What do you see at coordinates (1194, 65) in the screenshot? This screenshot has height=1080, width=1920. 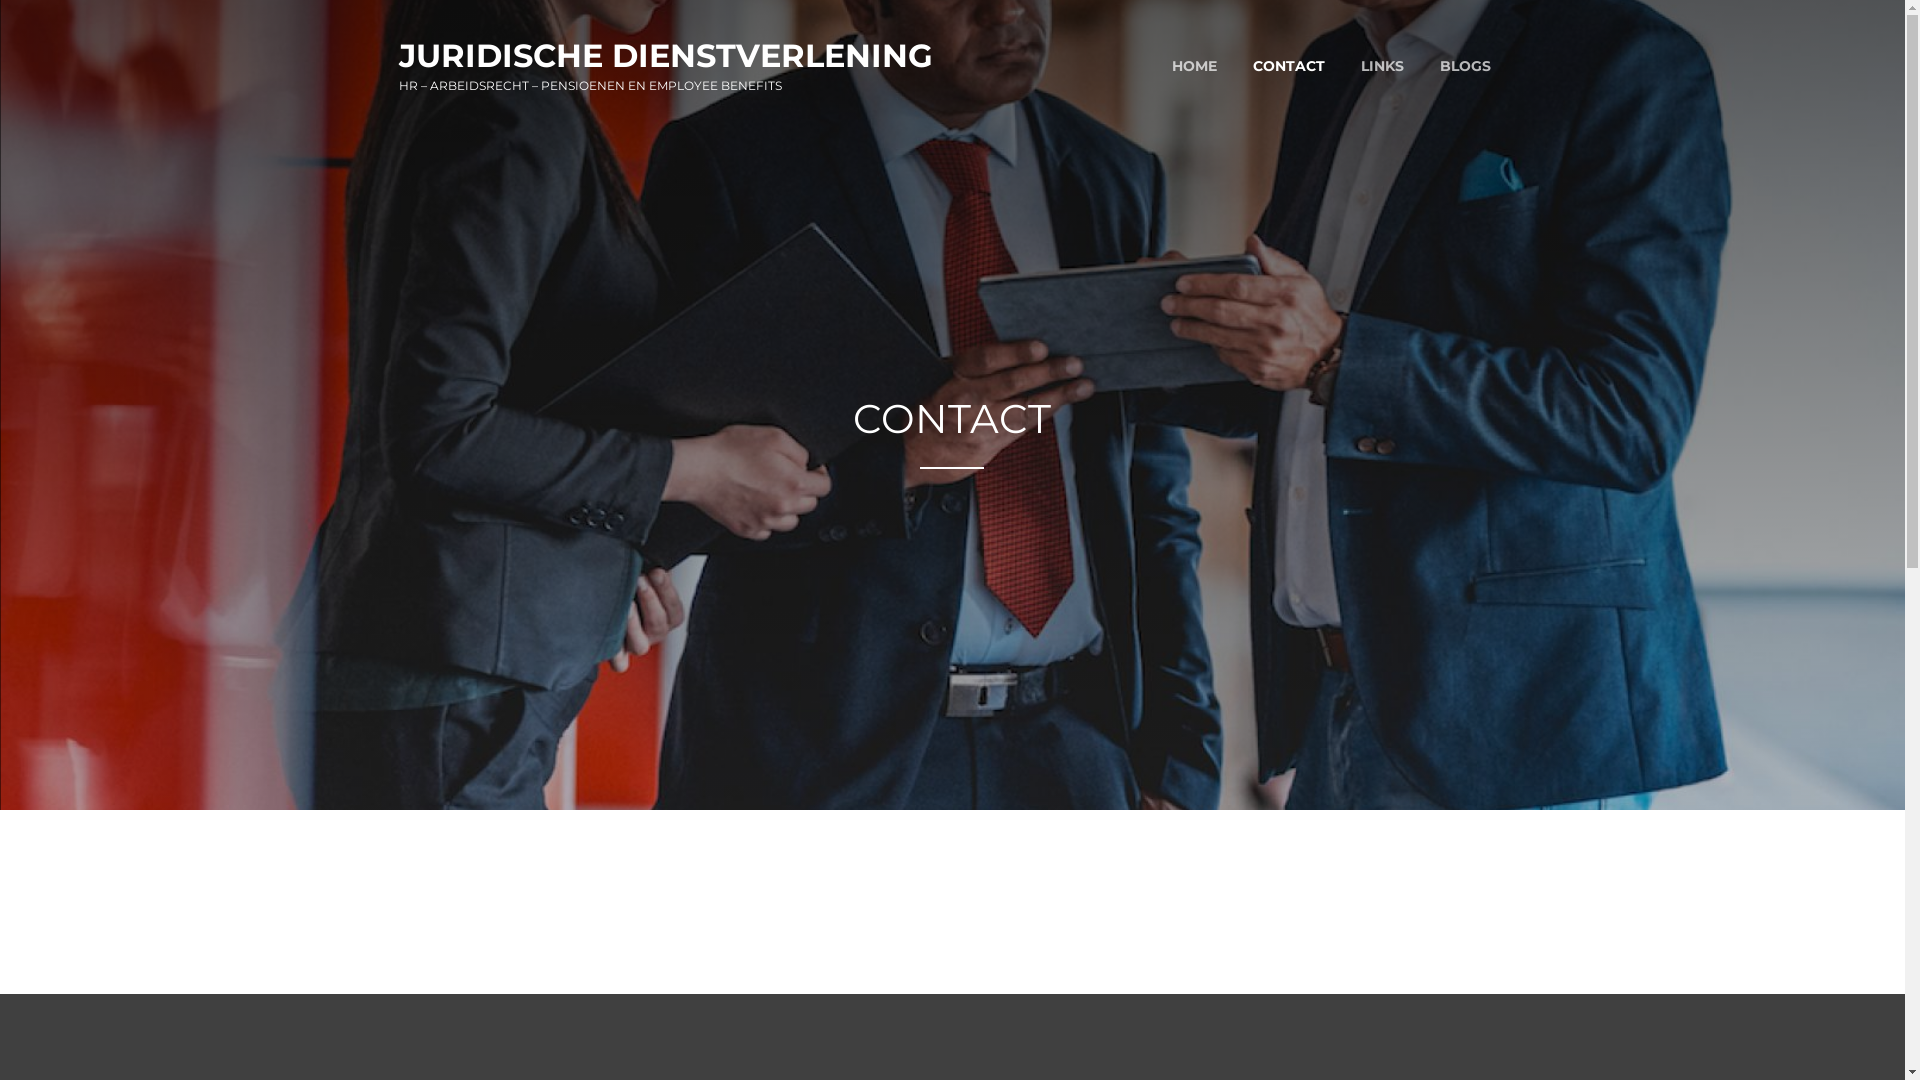 I see `'HOME'` at bounding box center [1194, 65].